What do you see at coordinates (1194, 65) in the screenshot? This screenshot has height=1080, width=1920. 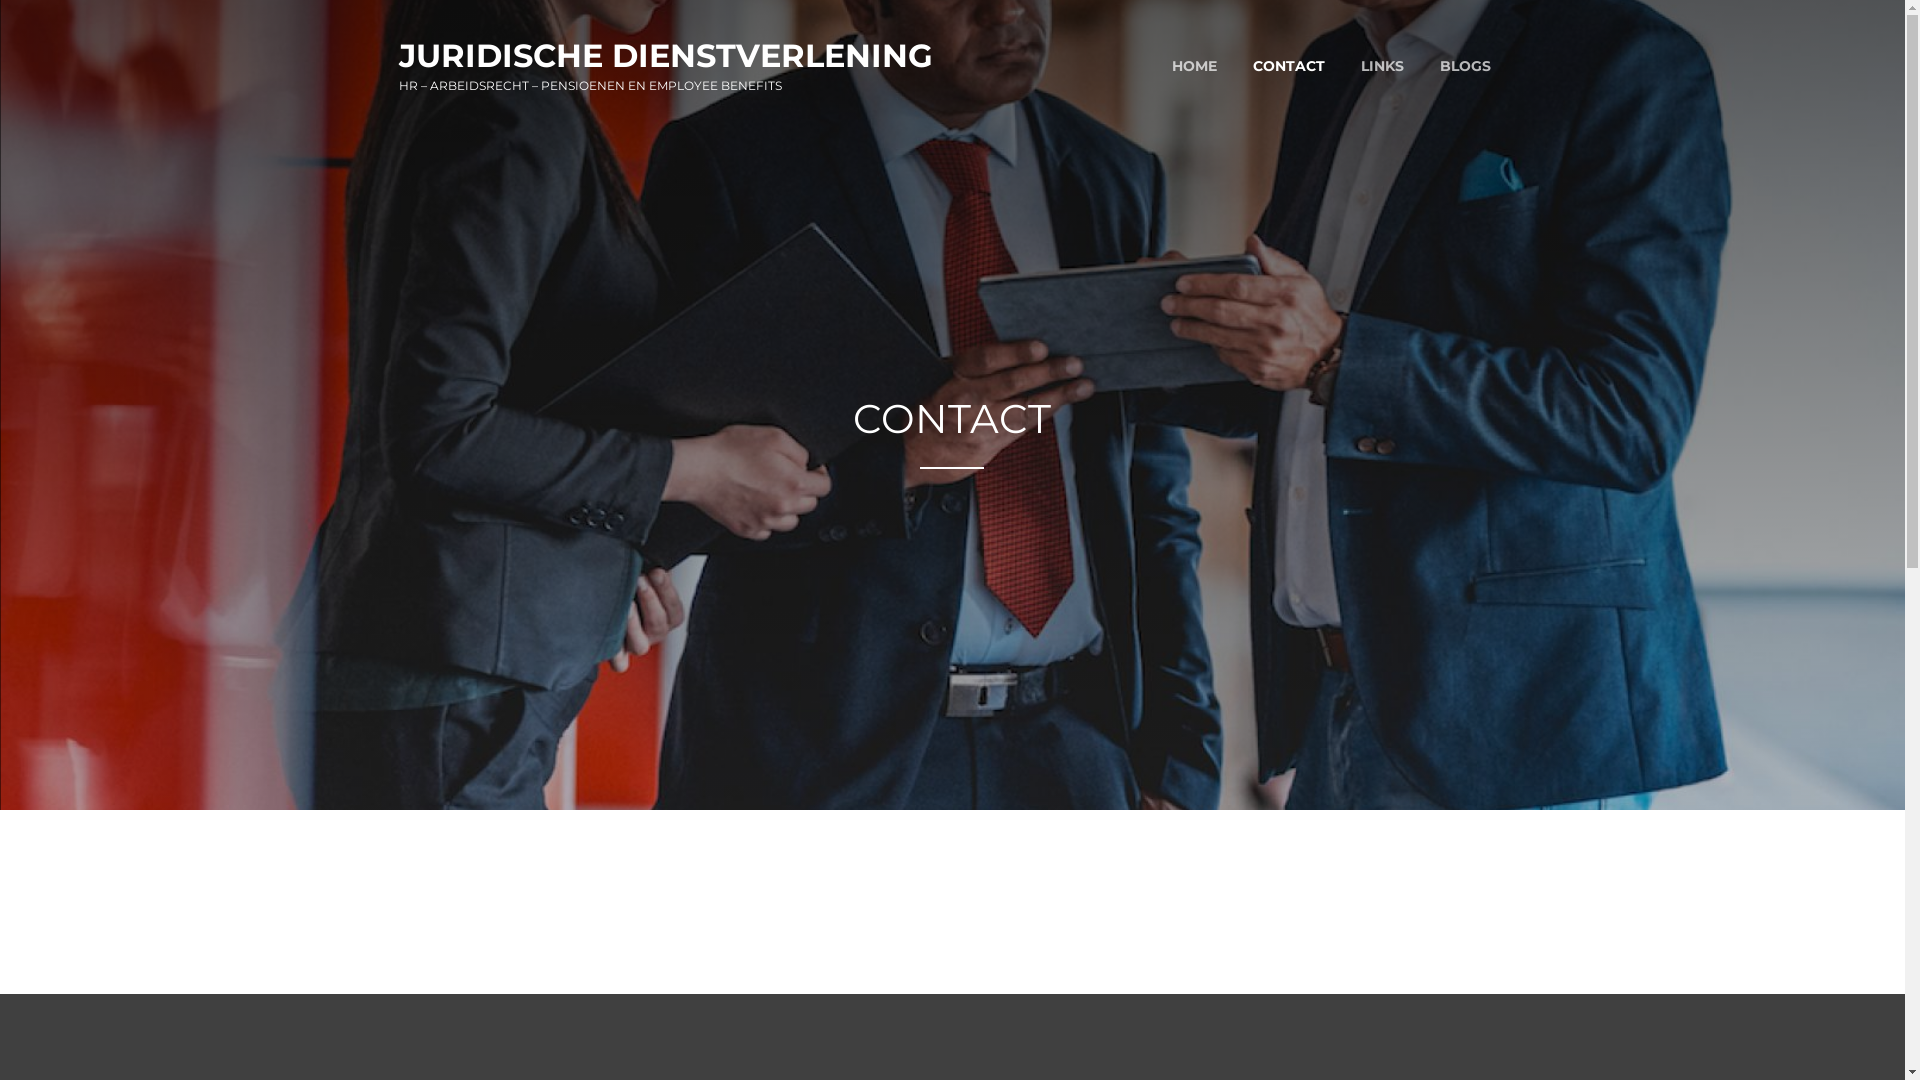 I see `'HOME'` at bounding box center [1194, 65].